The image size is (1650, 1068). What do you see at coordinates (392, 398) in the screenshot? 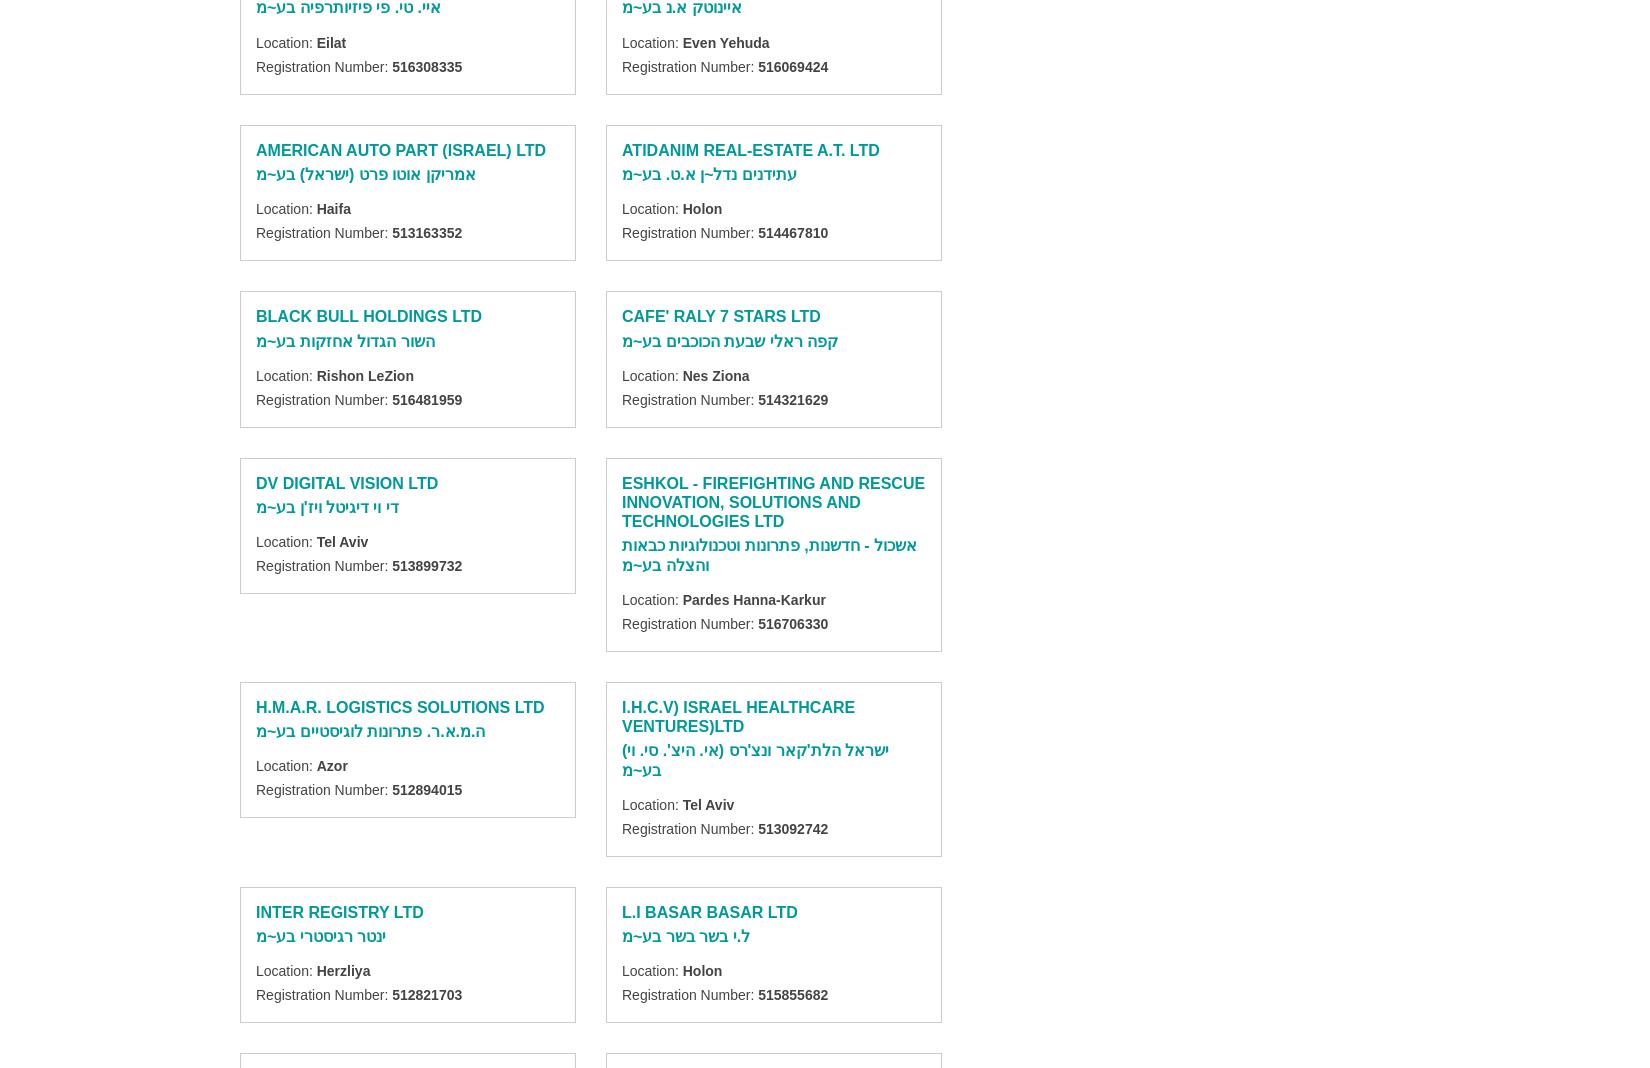
I see `'516481959'` at bounding box center [392, 398].